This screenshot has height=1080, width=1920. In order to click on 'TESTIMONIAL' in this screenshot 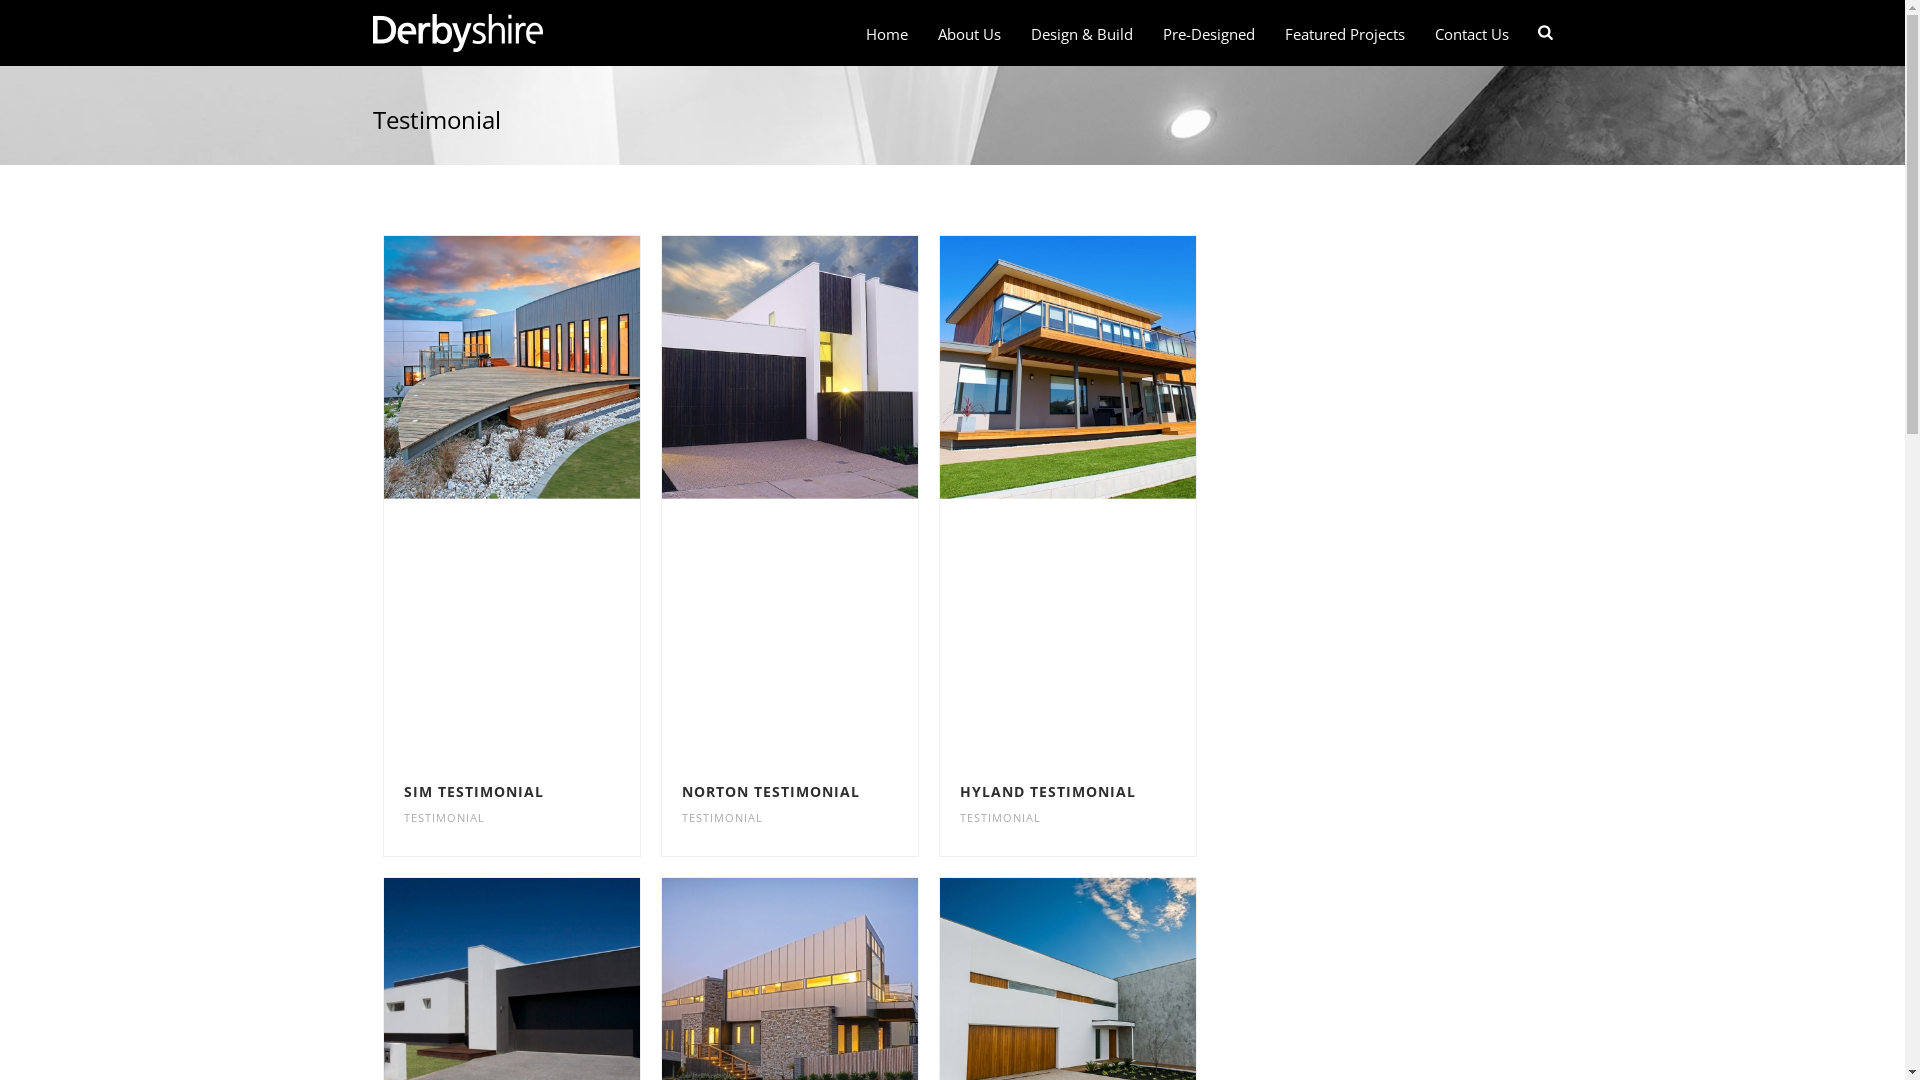, I will do `click(443, 817)`.